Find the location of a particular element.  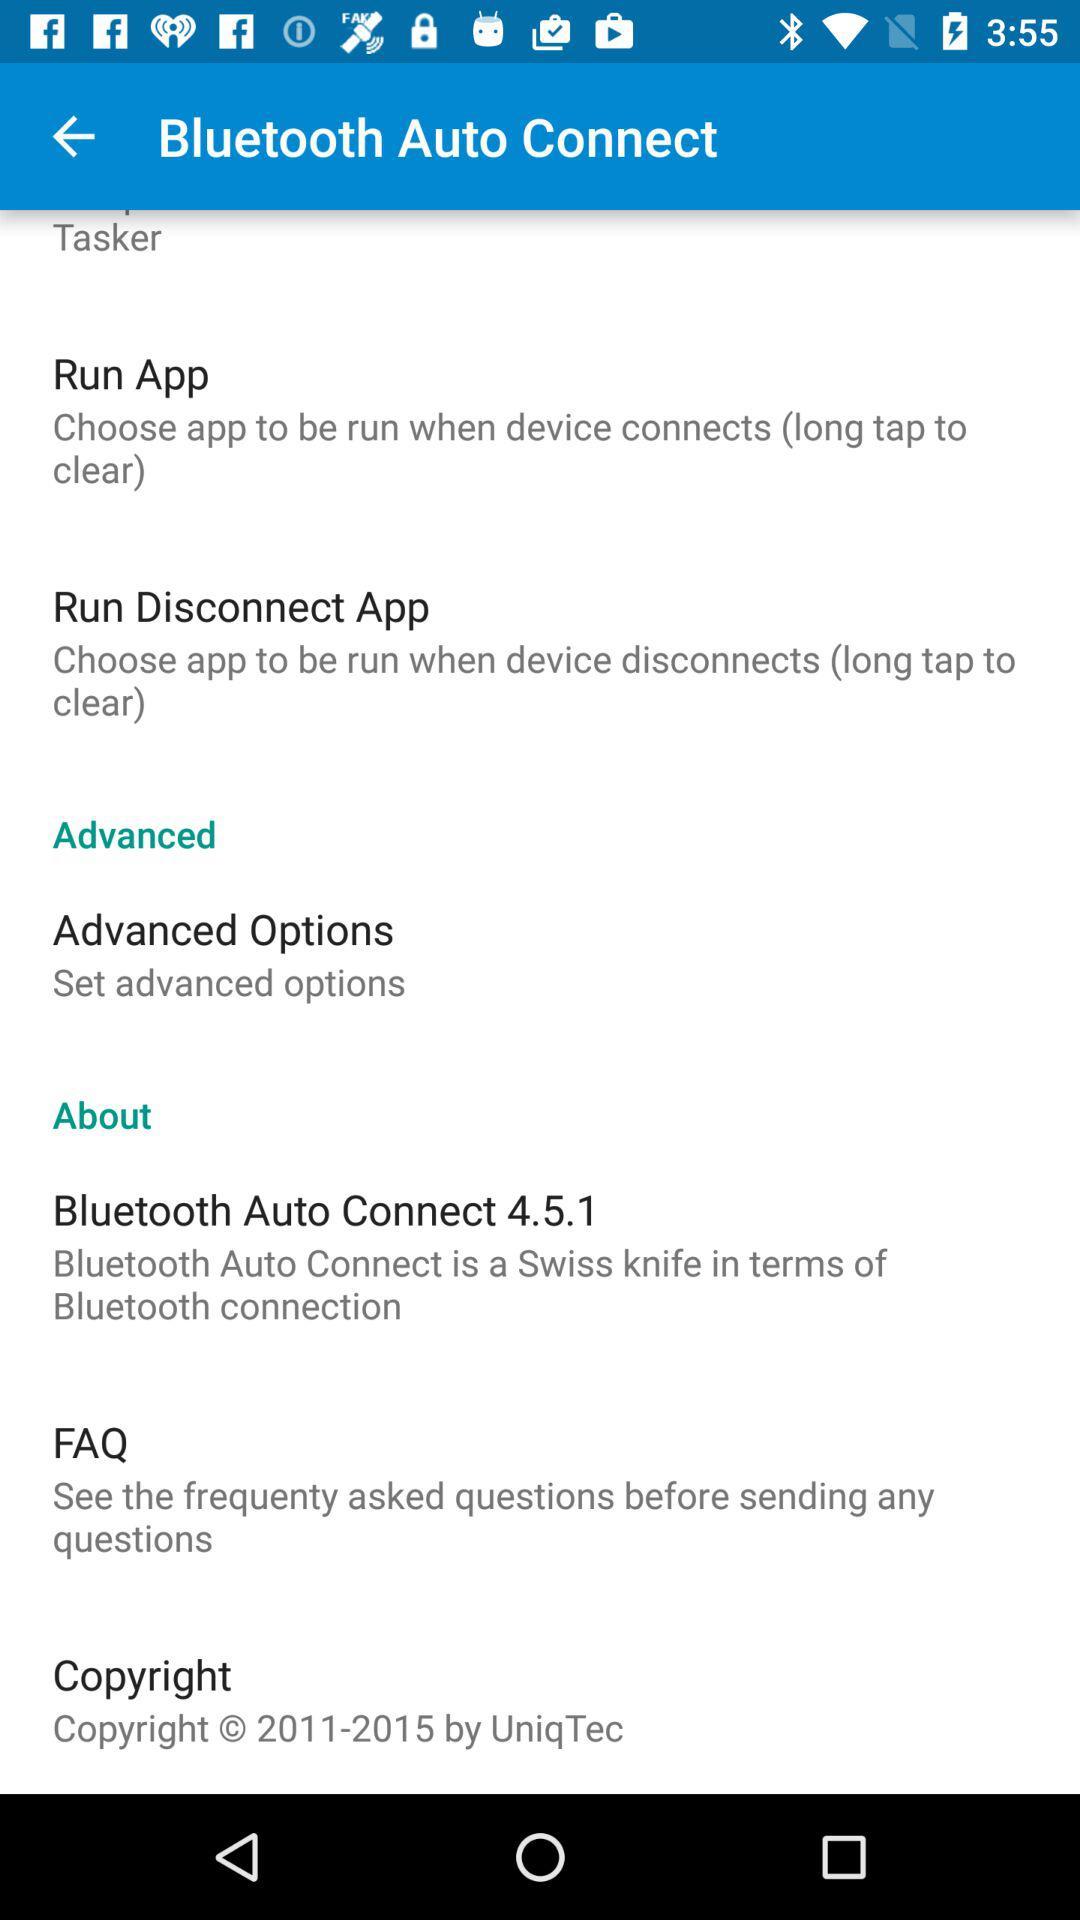

icon above the bluetooth auto connect is located at coordinates (540, 1092).